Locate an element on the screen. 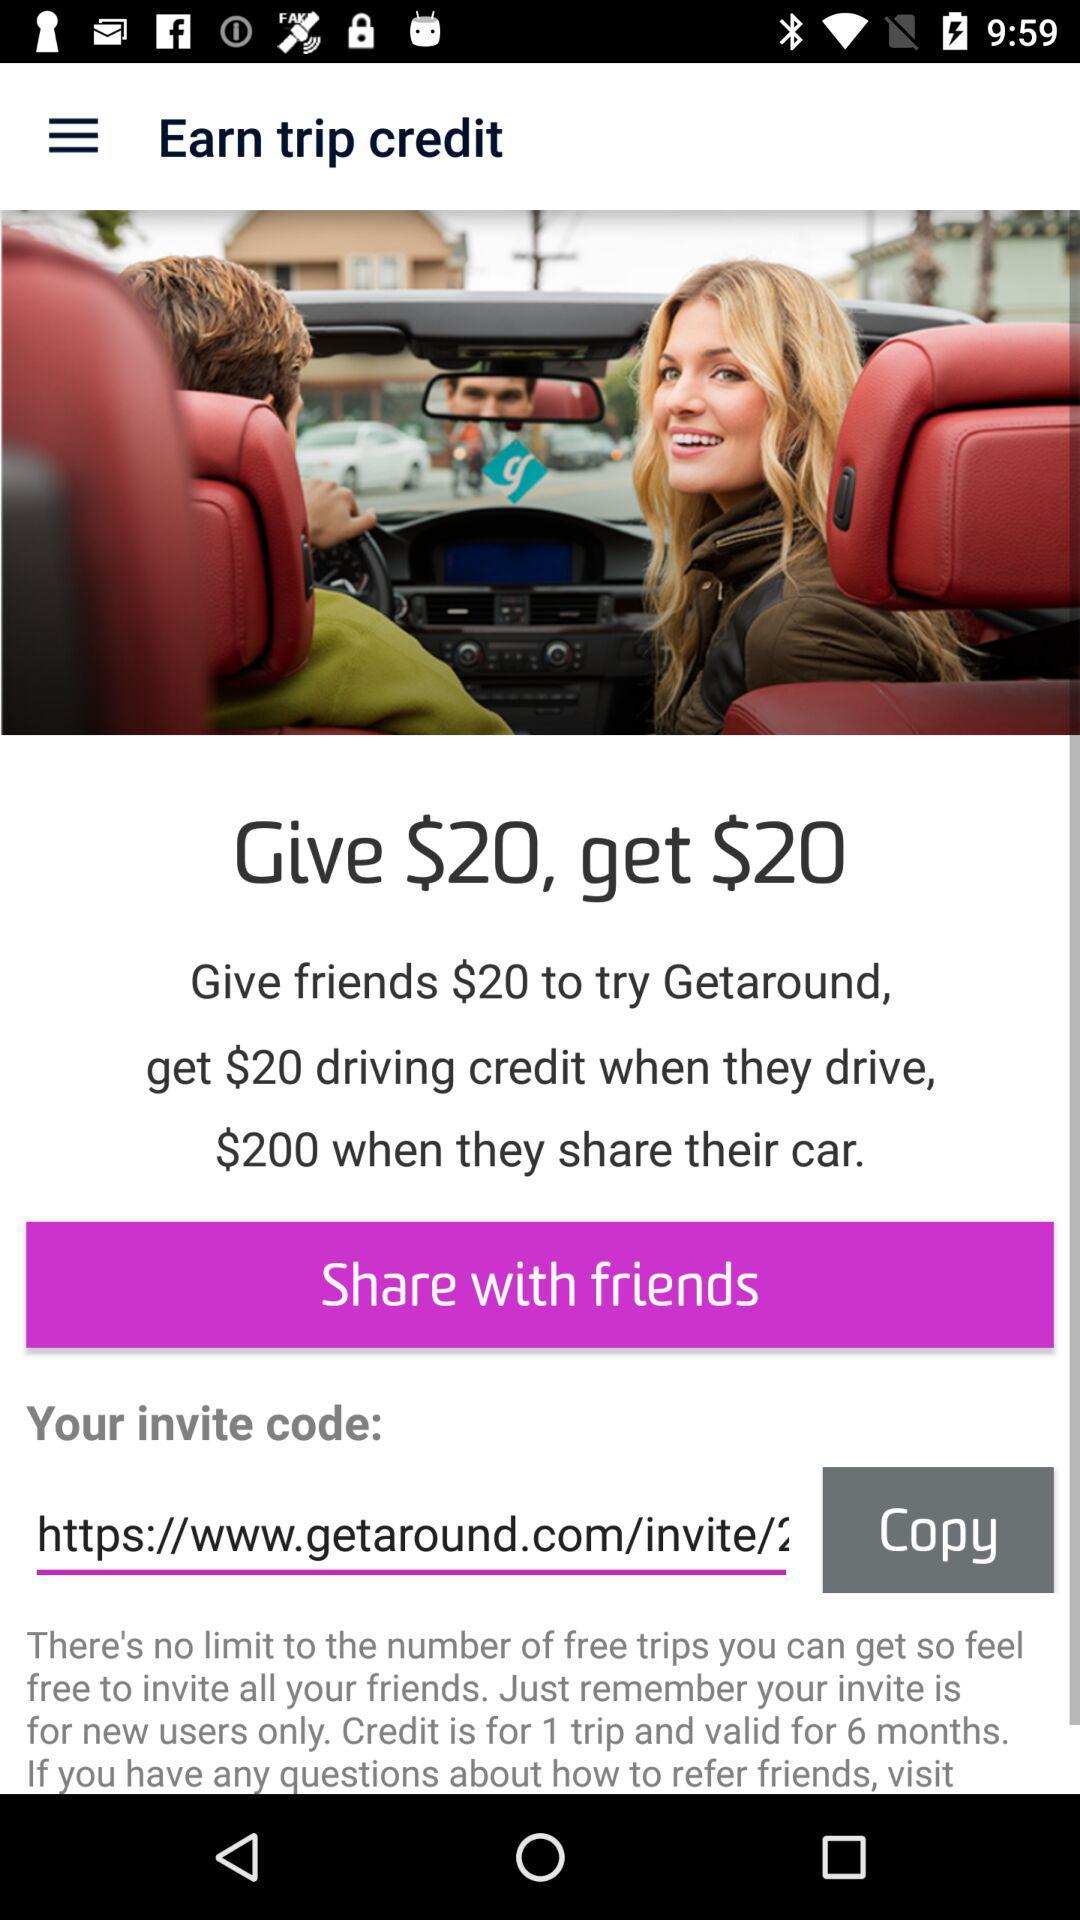 The width and height of the screenshot is (1080, 1920). the app to the left of earn trip credit is located at coordinates (72, 135).